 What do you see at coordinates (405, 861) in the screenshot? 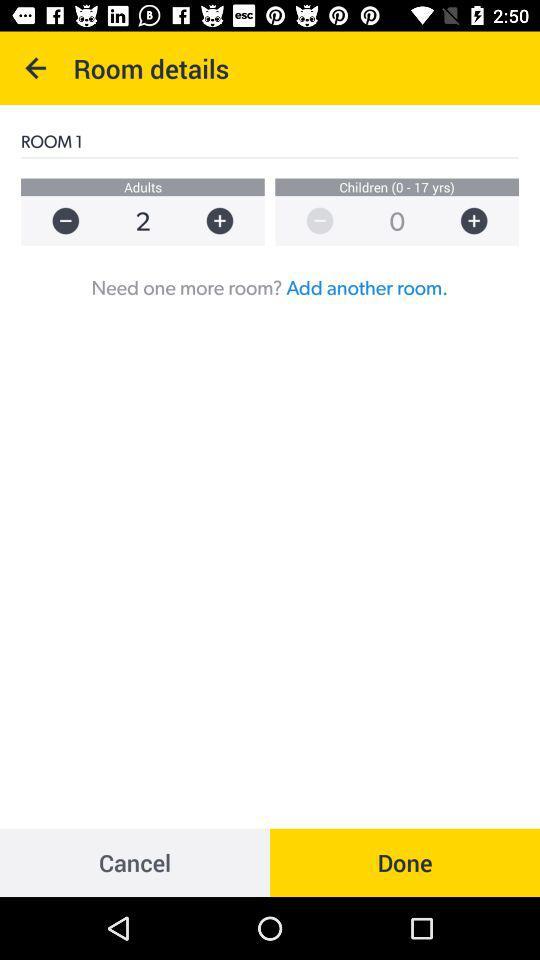
I see `icon below the need one more` at bounding box center [405, 861].